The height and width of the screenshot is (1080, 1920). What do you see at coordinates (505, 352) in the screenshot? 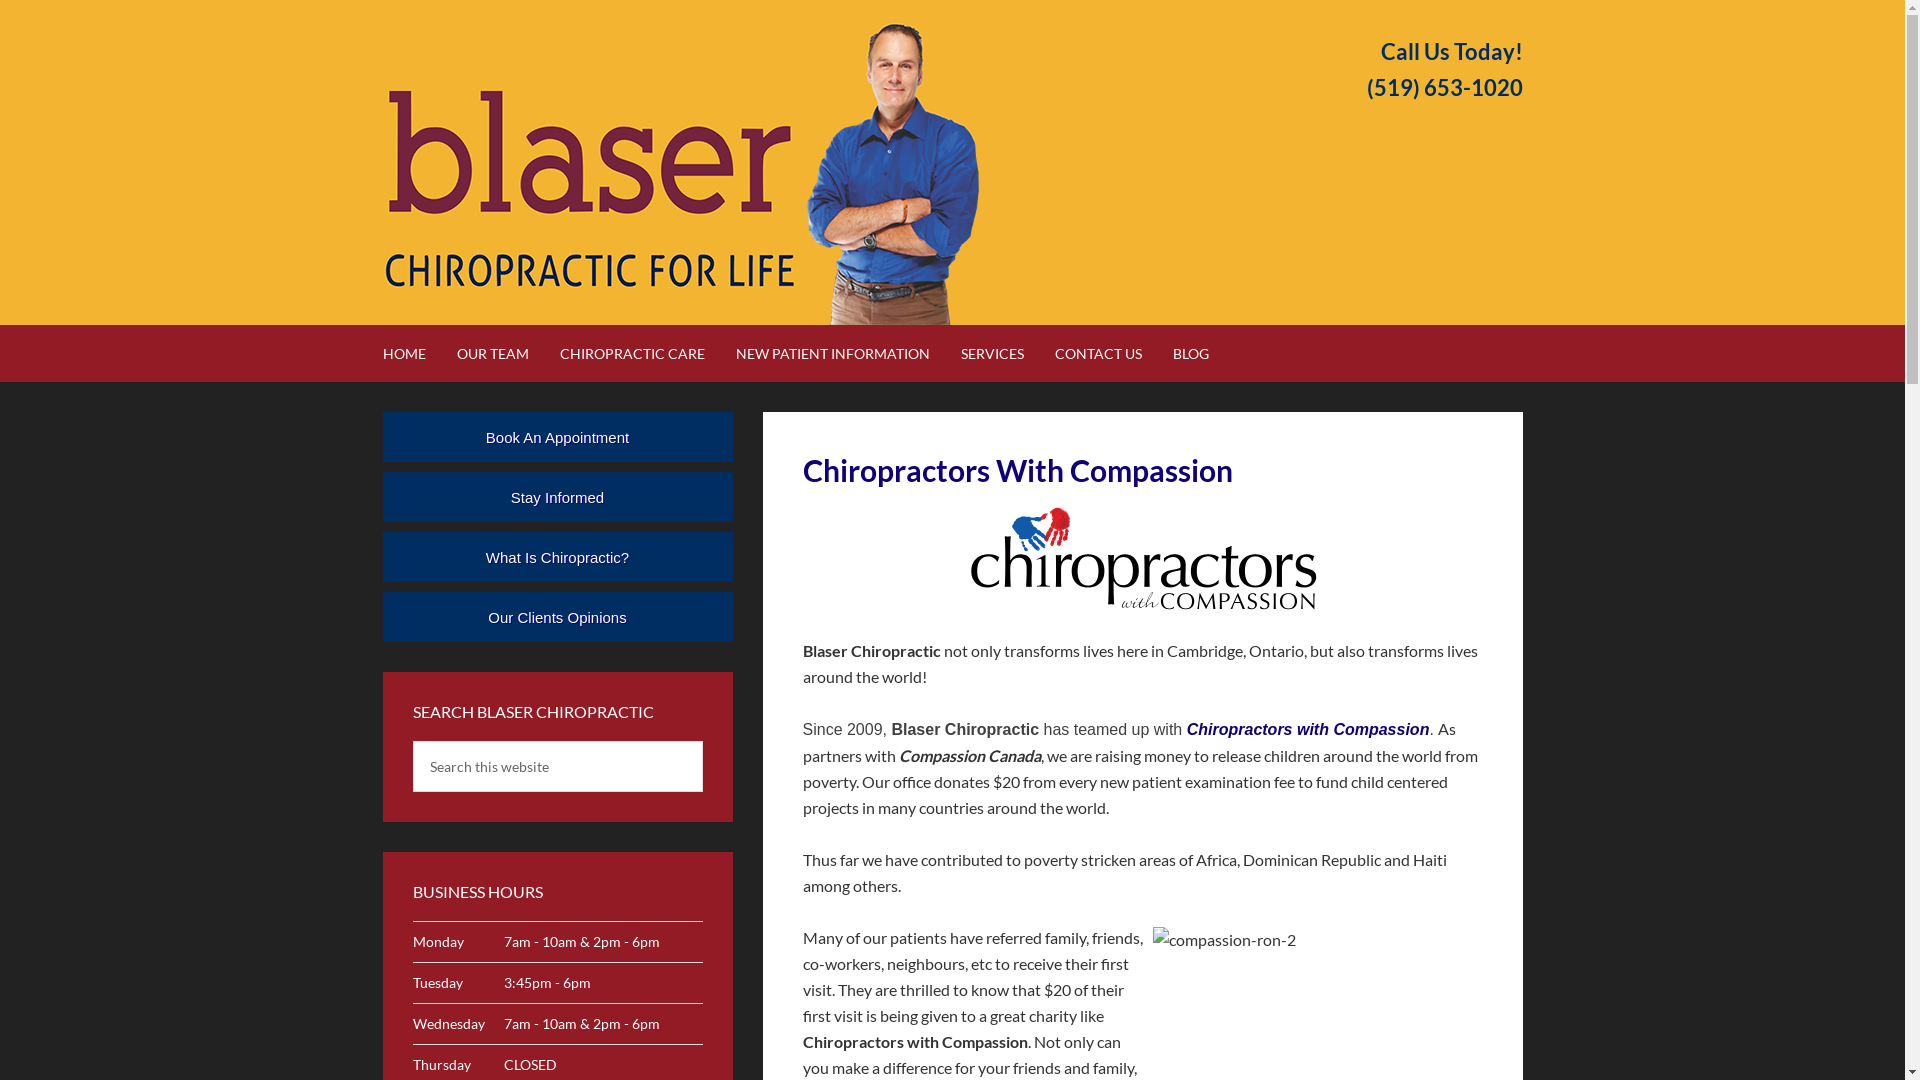
I see `'OUR TEAM'` at bounding box center [505, 352].